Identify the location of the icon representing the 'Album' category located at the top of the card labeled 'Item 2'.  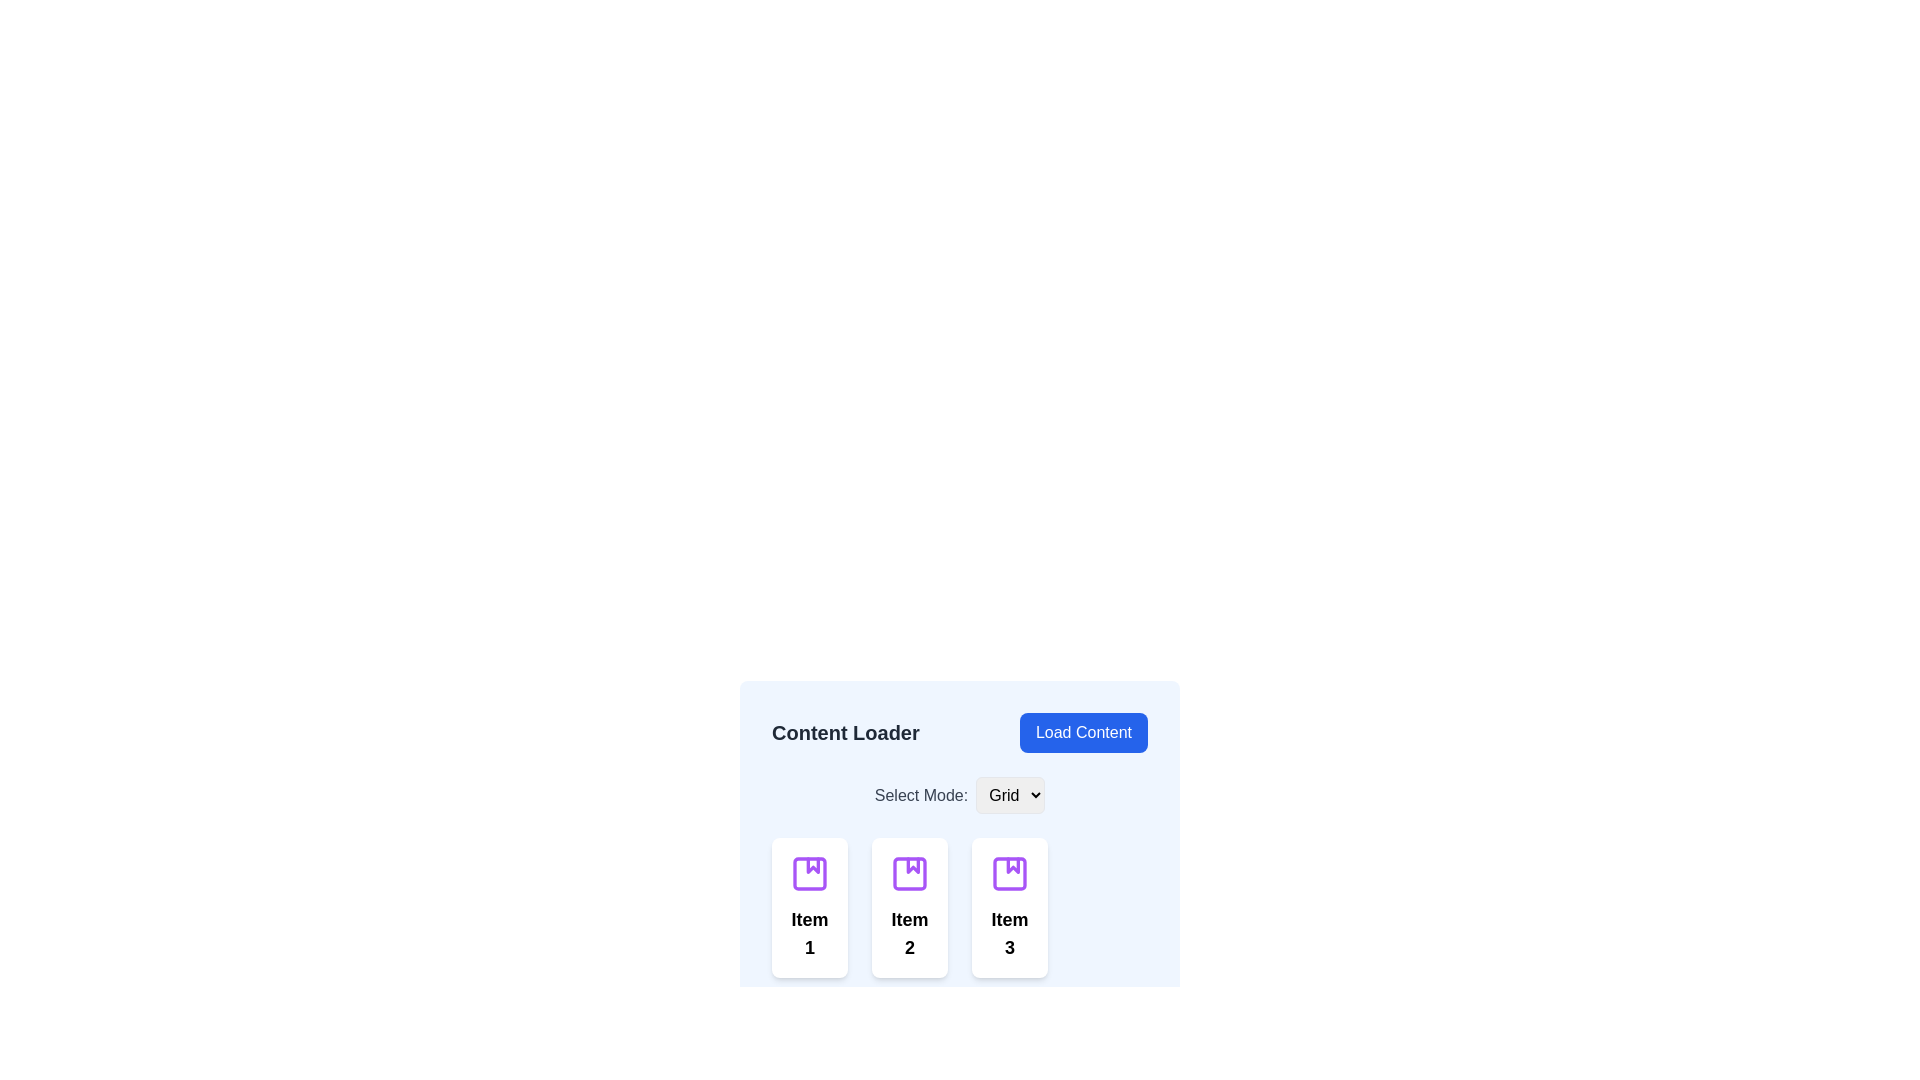
(909, 873).